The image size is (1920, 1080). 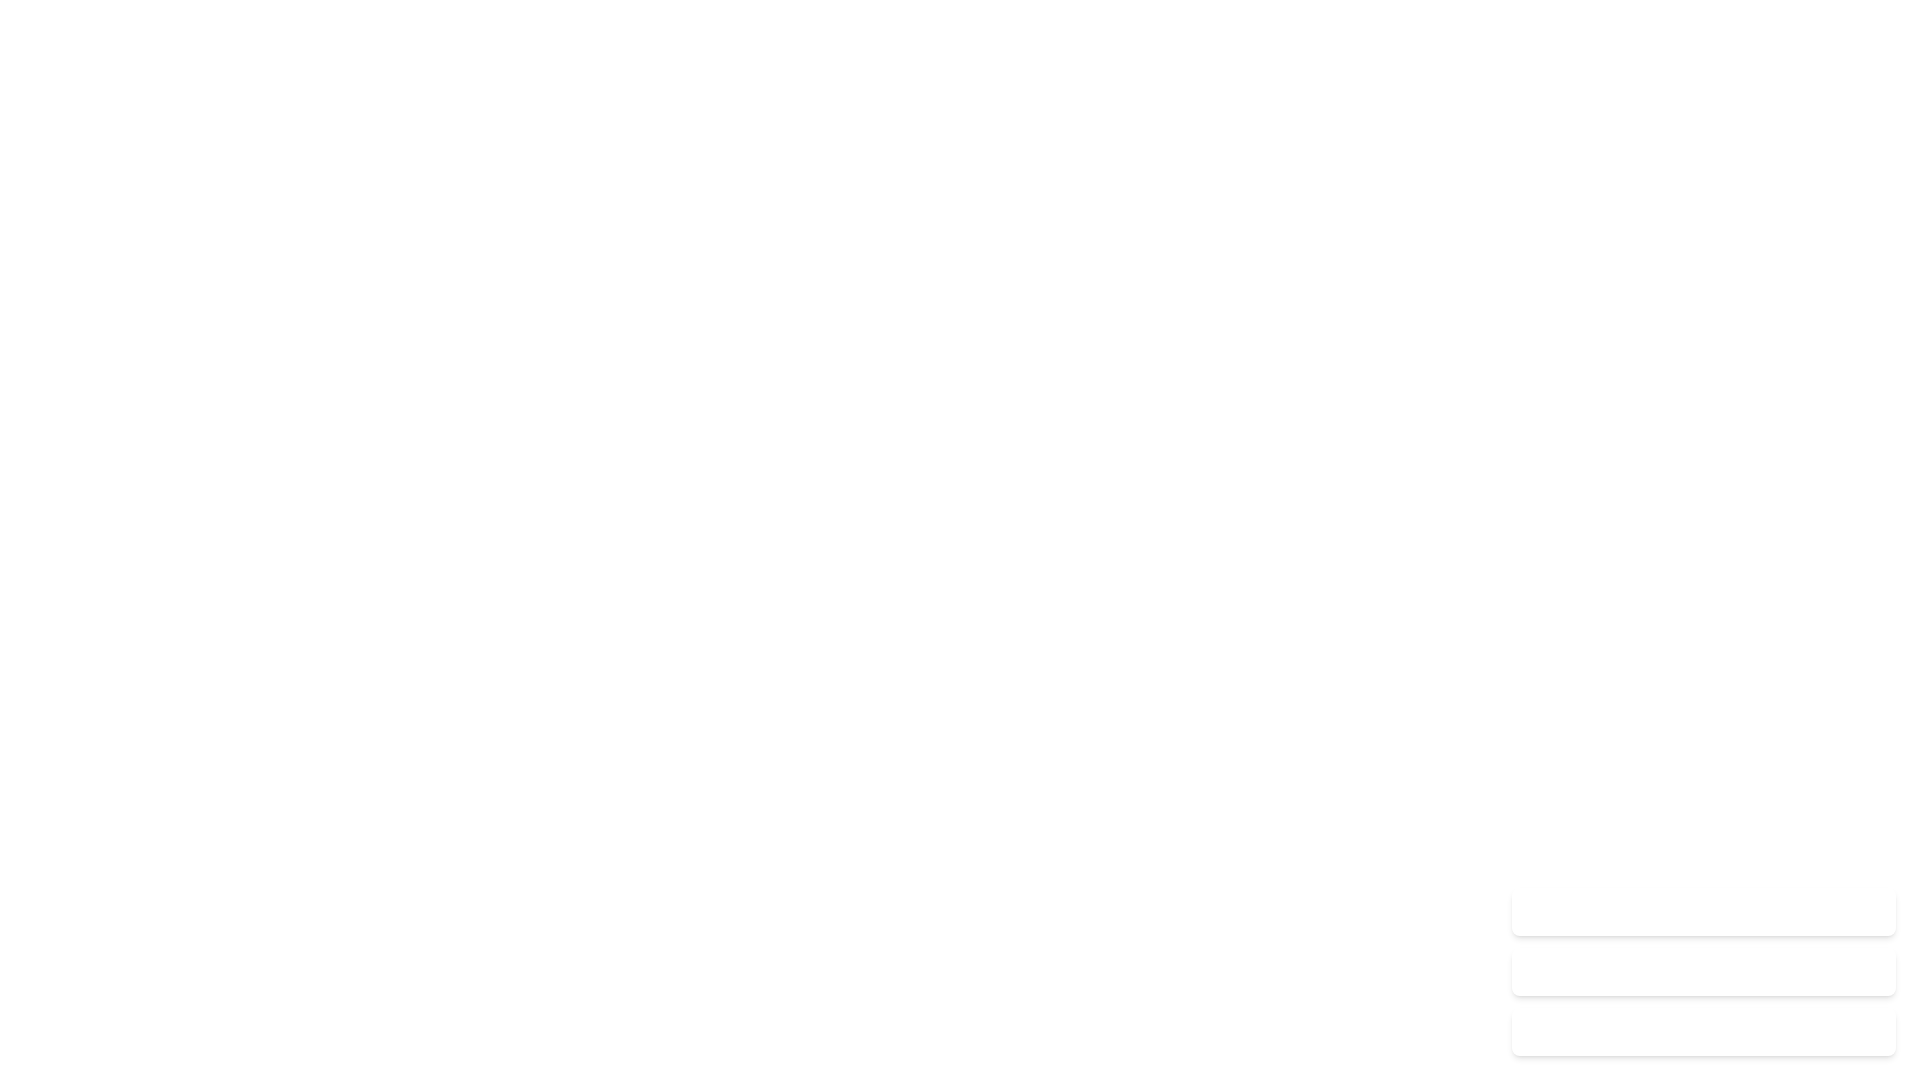 I want to click on the central SVG Circle element located in the lower-right portion of the interface, which serves a decorative or symbolic purpose, so click(x=1871, y=1032).